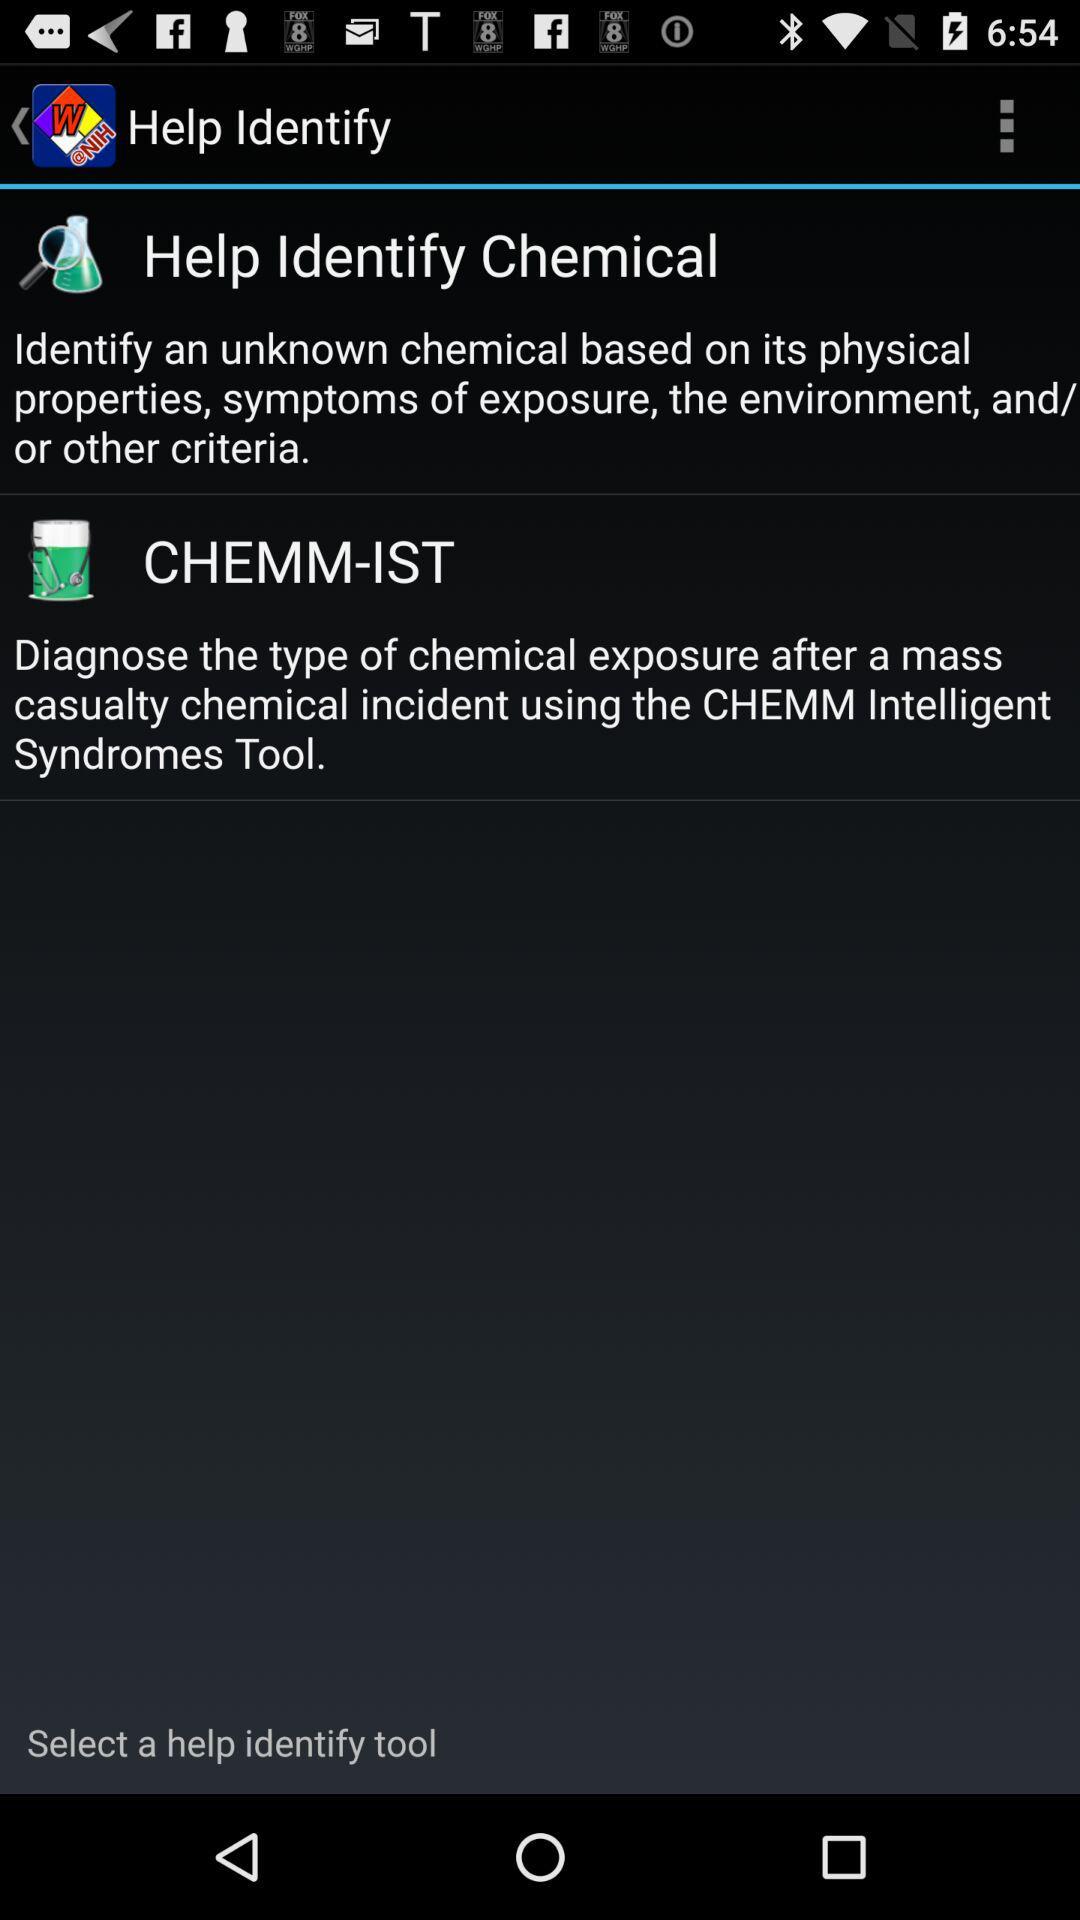  What do you see at coordinates (546, 702) in the screenshot?
I see `diagnose the type at the center` at bounding box center [546, 702].